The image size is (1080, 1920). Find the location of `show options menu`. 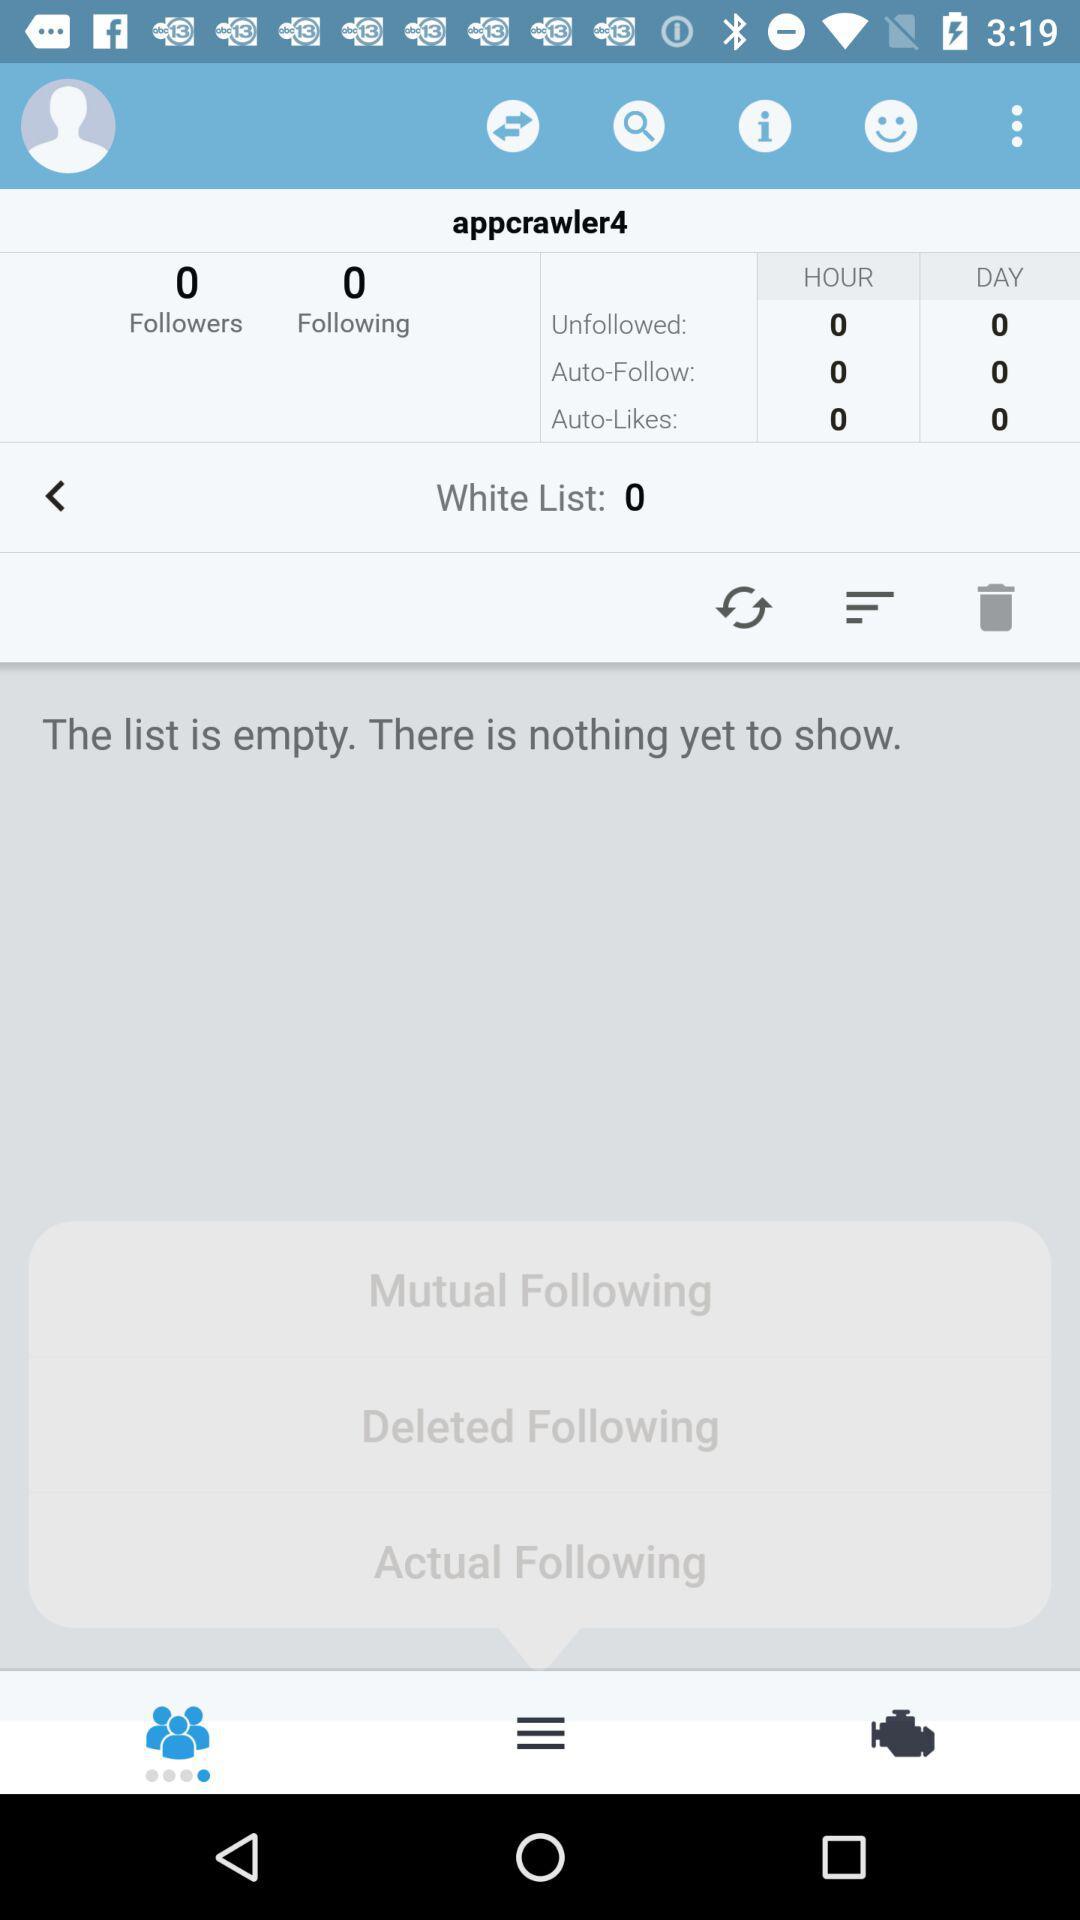

show options menu is located at coordinates (1017, 124).